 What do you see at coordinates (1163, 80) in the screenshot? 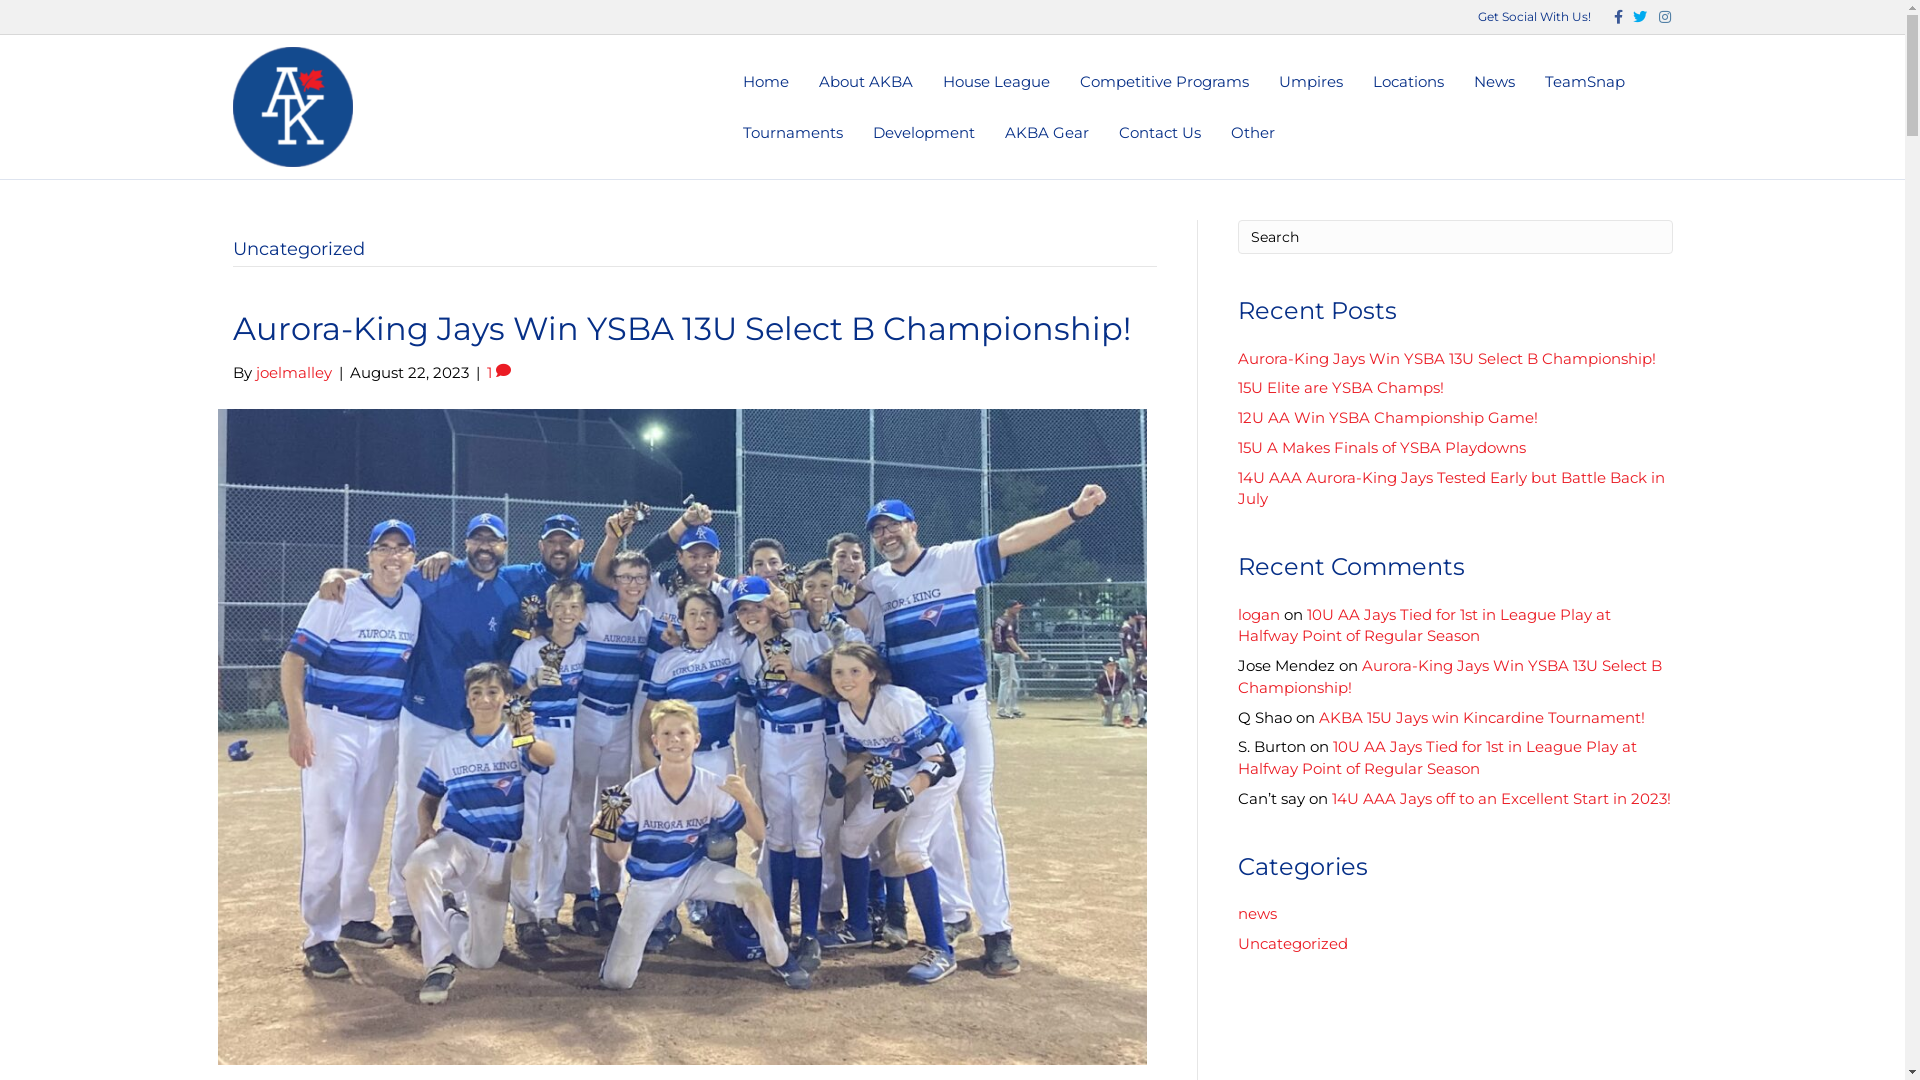
I see `'Competitive Programs'` at bounding box center [1163, 80].